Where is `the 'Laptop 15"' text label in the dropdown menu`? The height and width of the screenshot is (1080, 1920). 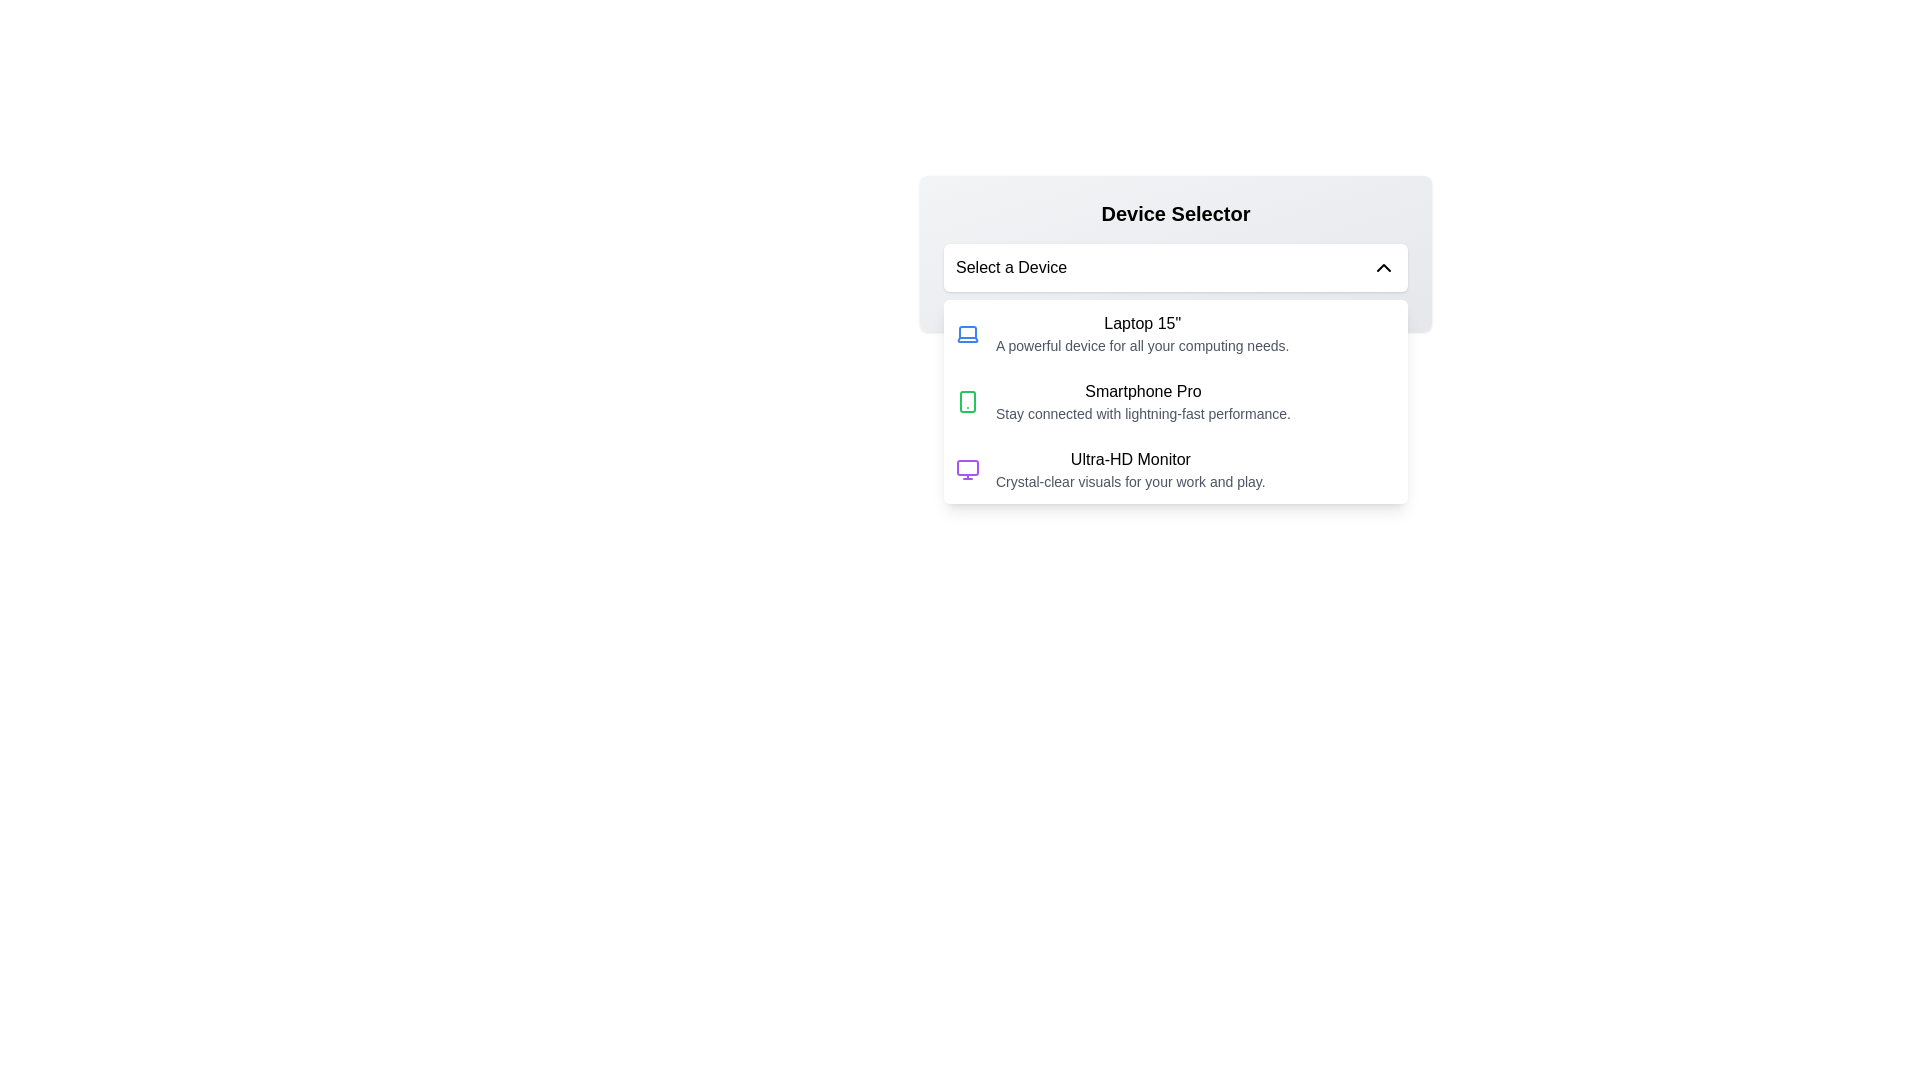 the 'Laptop 15"' text label in the dropdown menu is located at coordinates (1142, 323).